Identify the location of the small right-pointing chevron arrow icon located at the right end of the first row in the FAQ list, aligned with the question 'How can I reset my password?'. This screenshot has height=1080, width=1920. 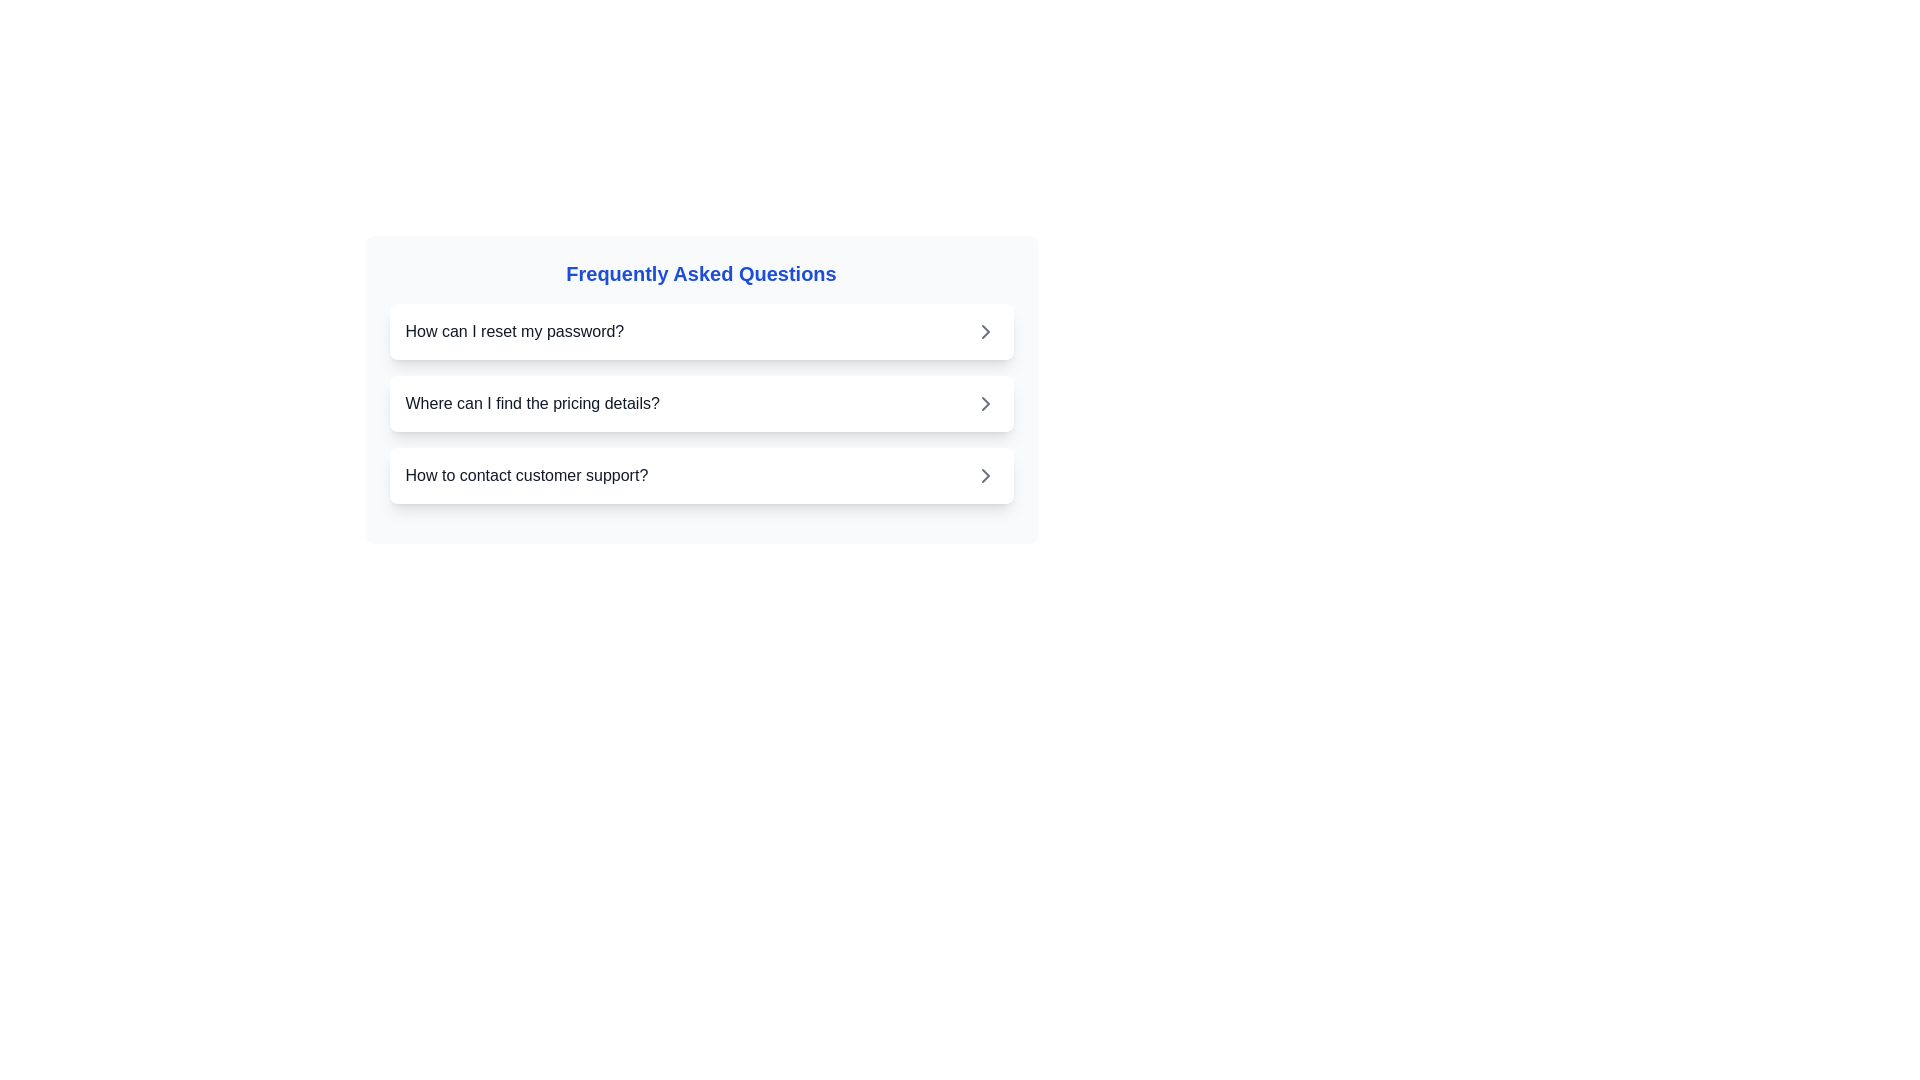
(985, 330).